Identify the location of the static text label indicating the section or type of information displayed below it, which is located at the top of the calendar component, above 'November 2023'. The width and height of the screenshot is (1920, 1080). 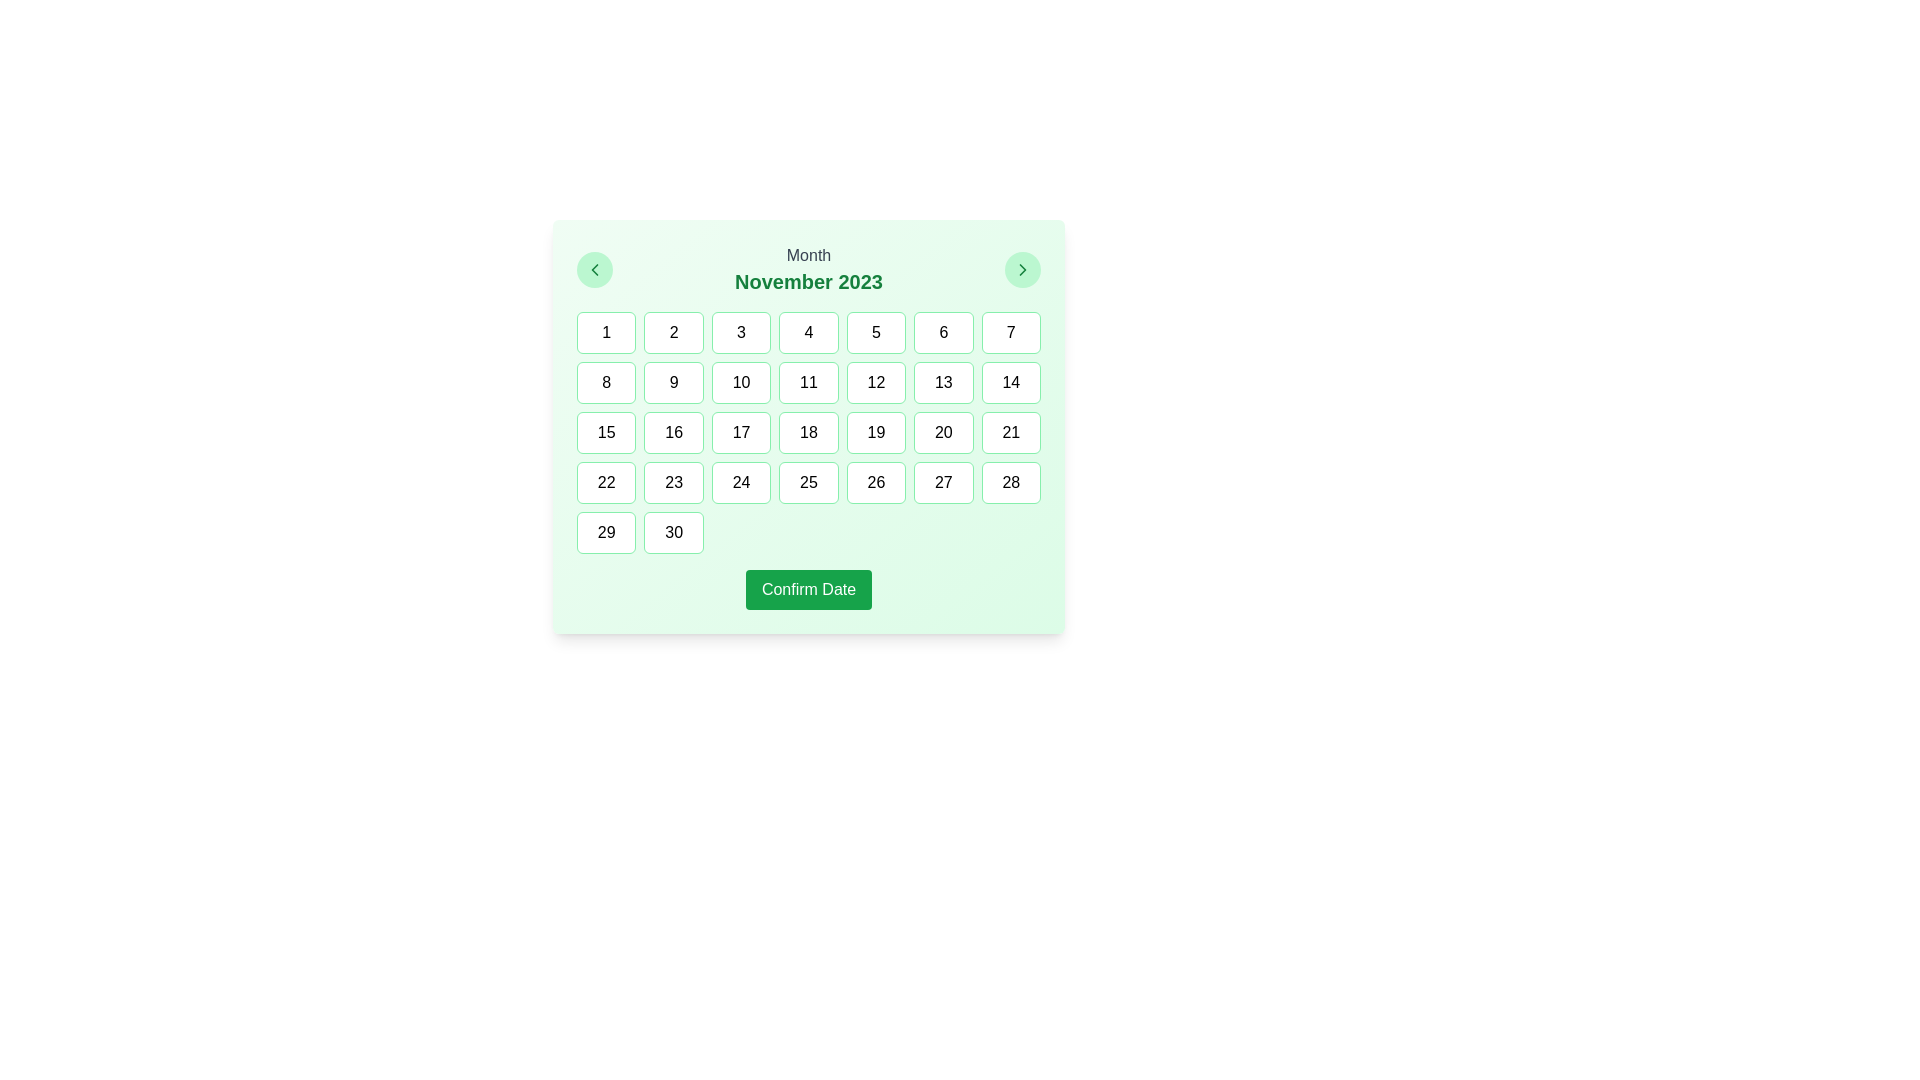
(809, 254).